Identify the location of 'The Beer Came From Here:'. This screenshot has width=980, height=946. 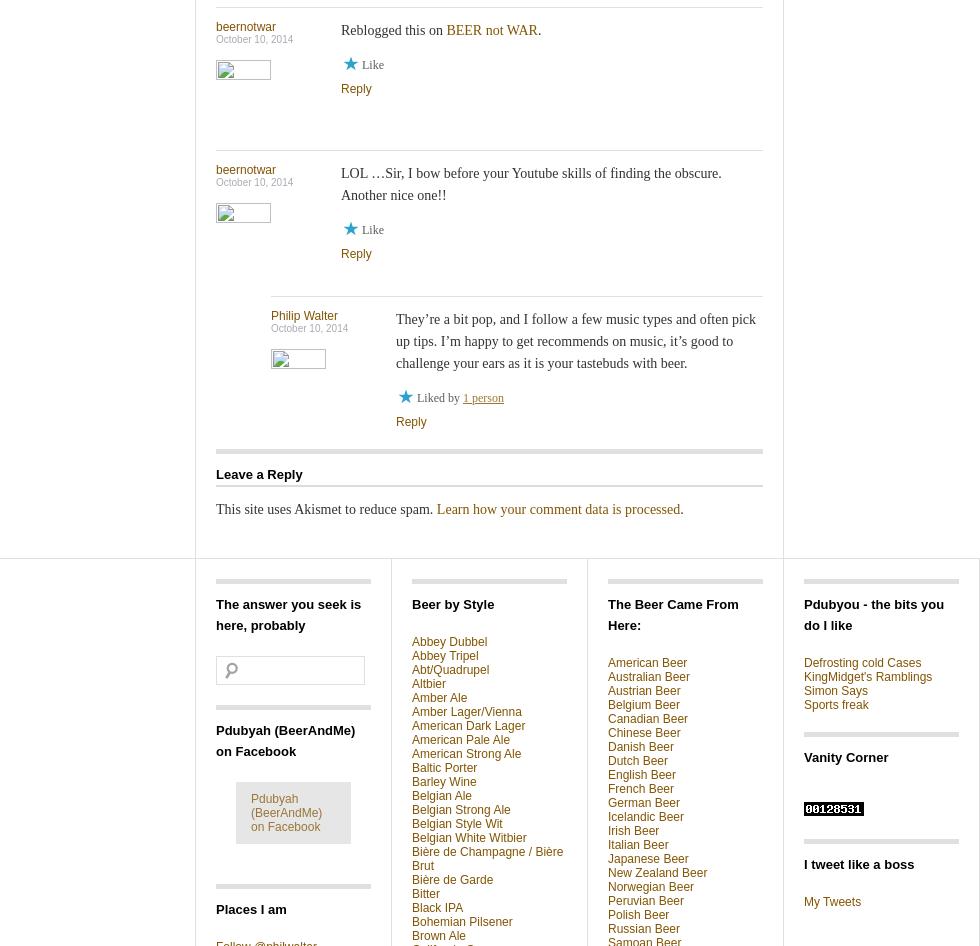
(607, 613).